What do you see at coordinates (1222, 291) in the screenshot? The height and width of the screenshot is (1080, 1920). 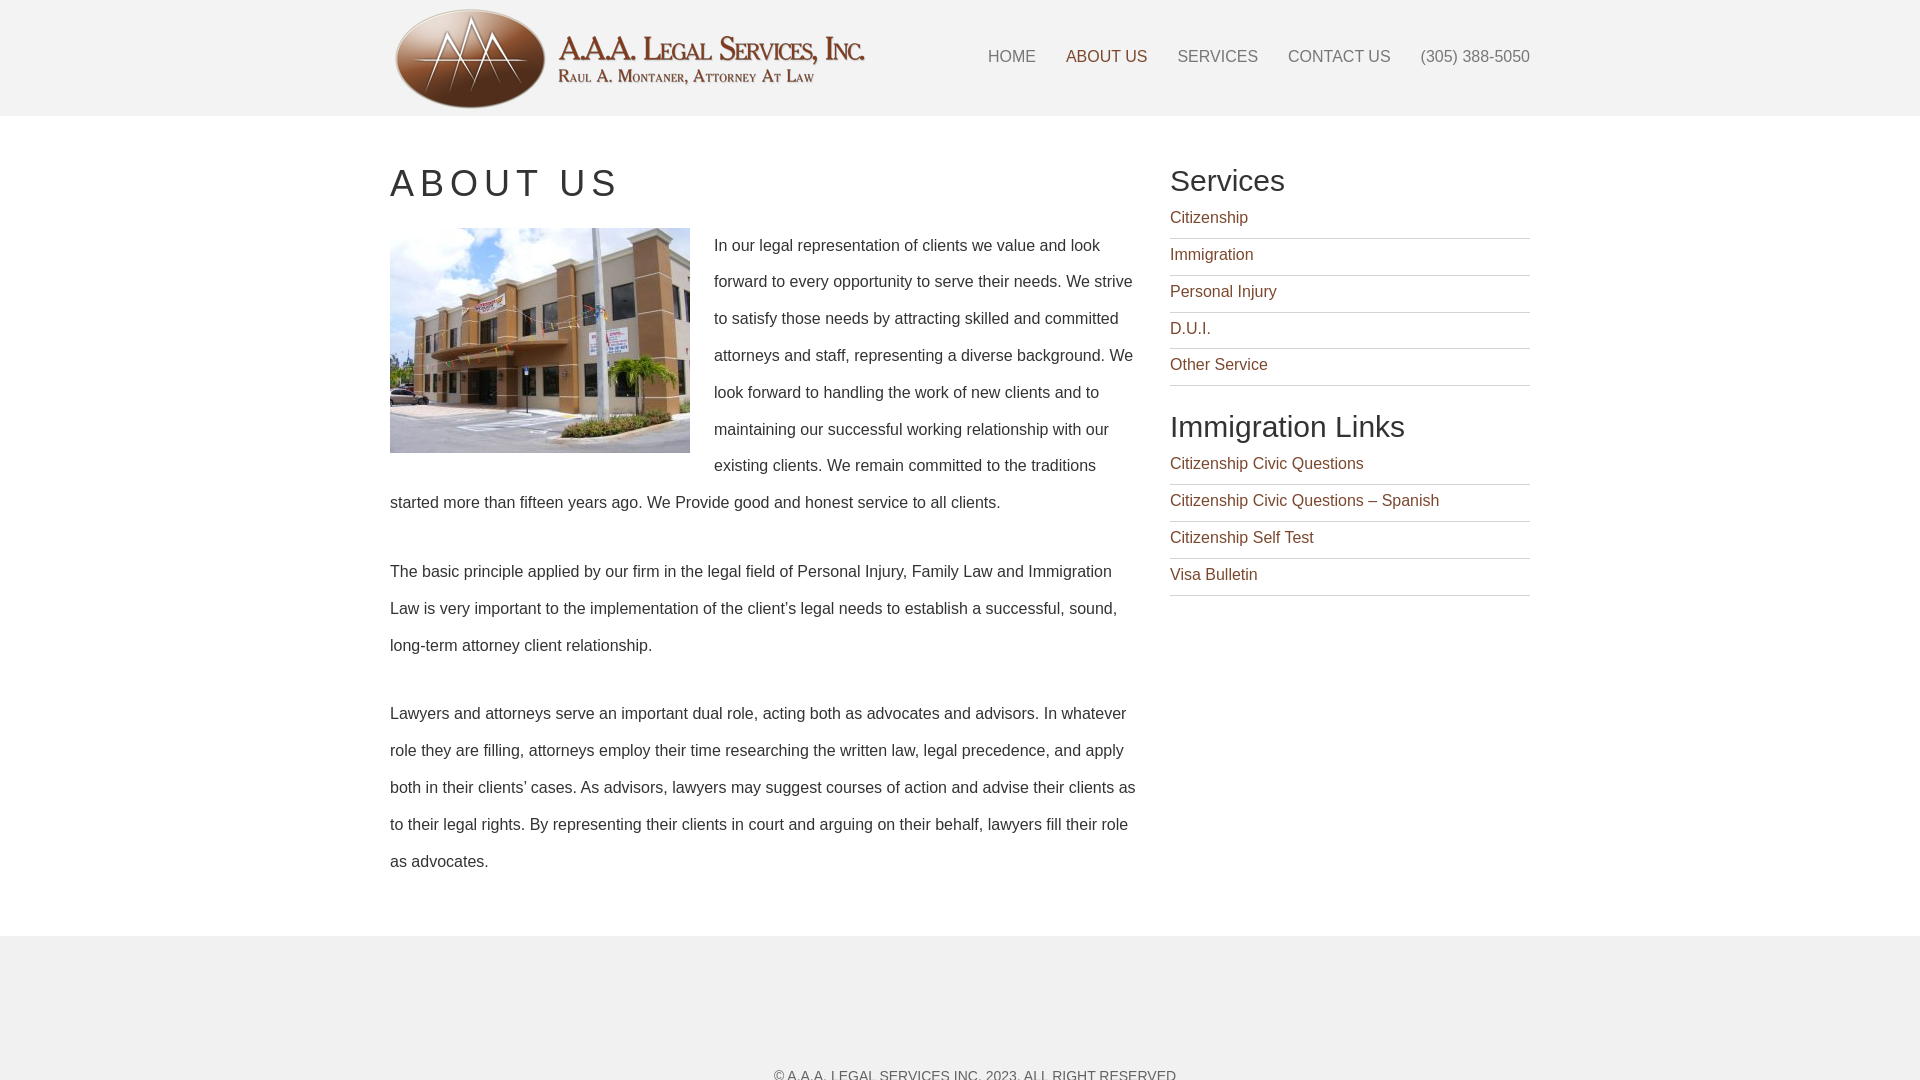 I see `'Personal Injury'` at bounding box center [1222, 291].